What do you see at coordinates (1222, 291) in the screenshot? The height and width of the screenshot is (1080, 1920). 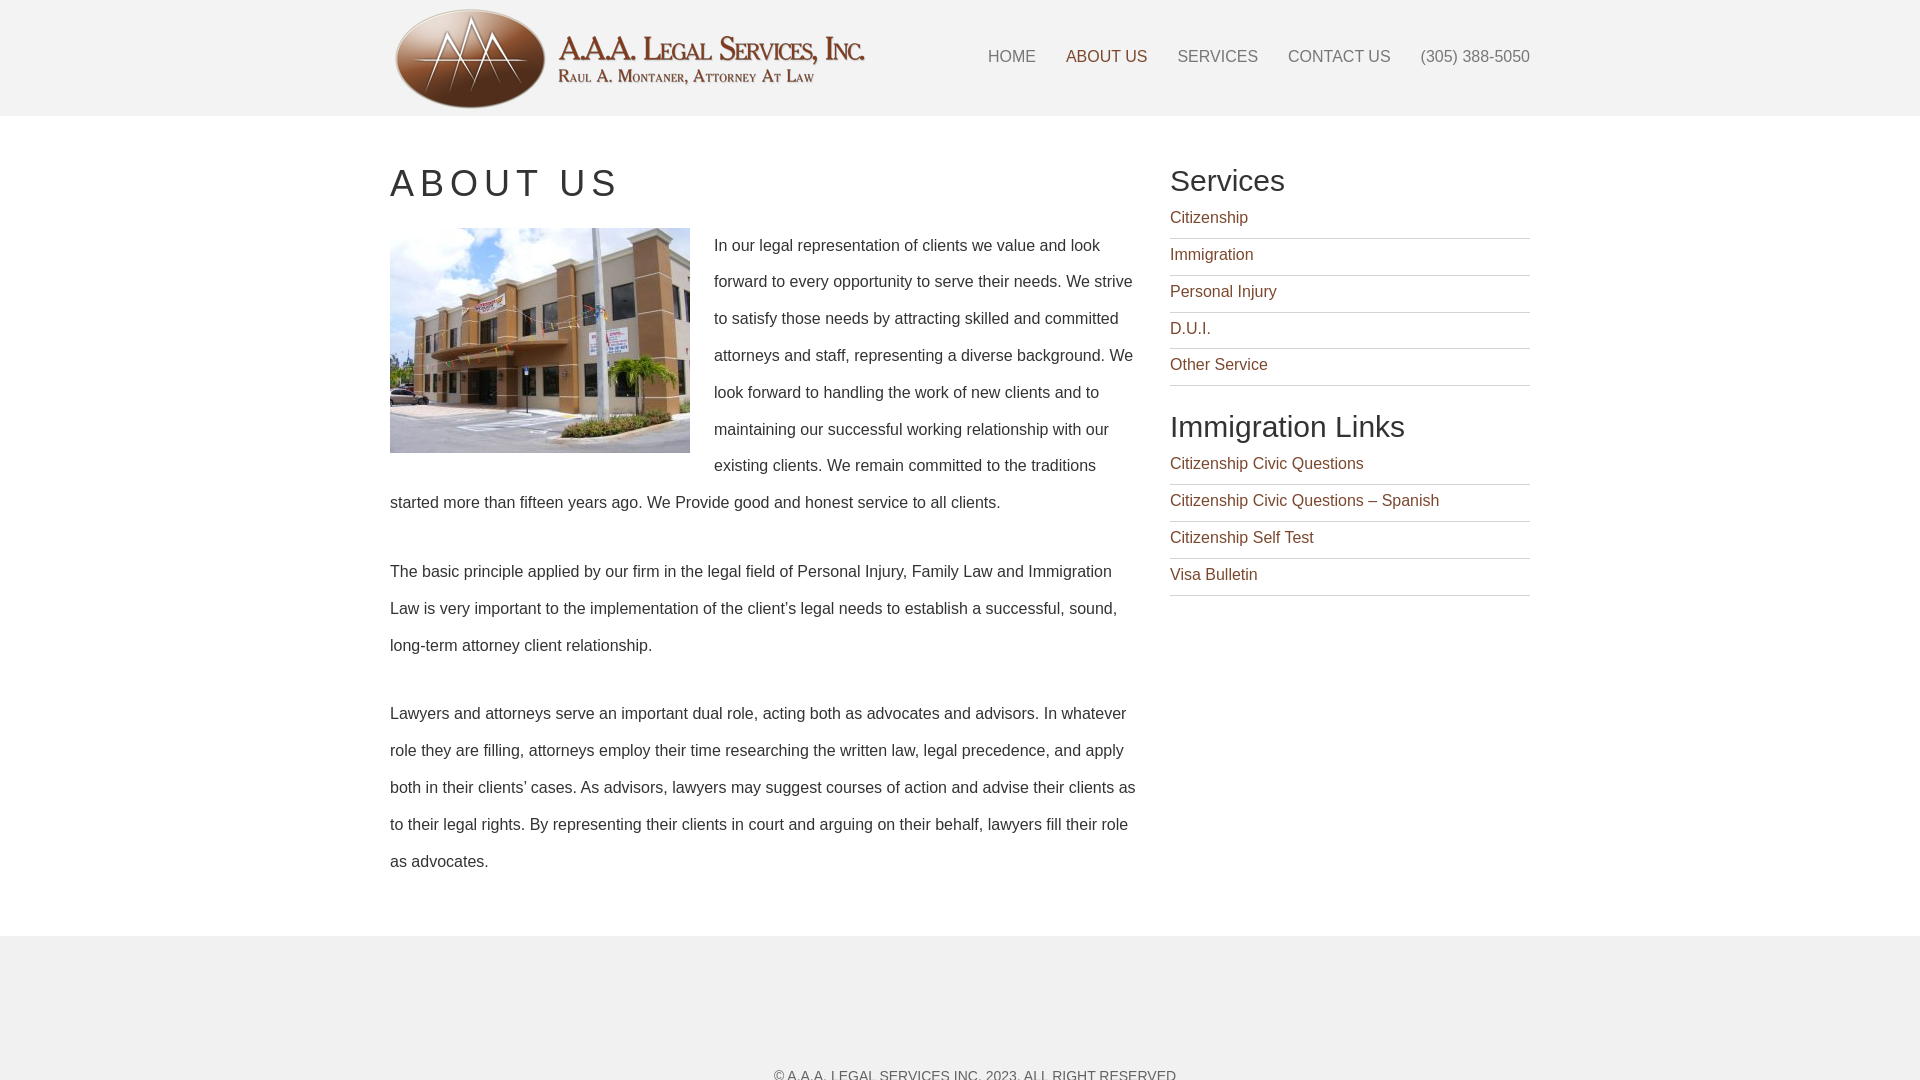 I see `'Personal Injury'` at bounding box center [1222, 291].